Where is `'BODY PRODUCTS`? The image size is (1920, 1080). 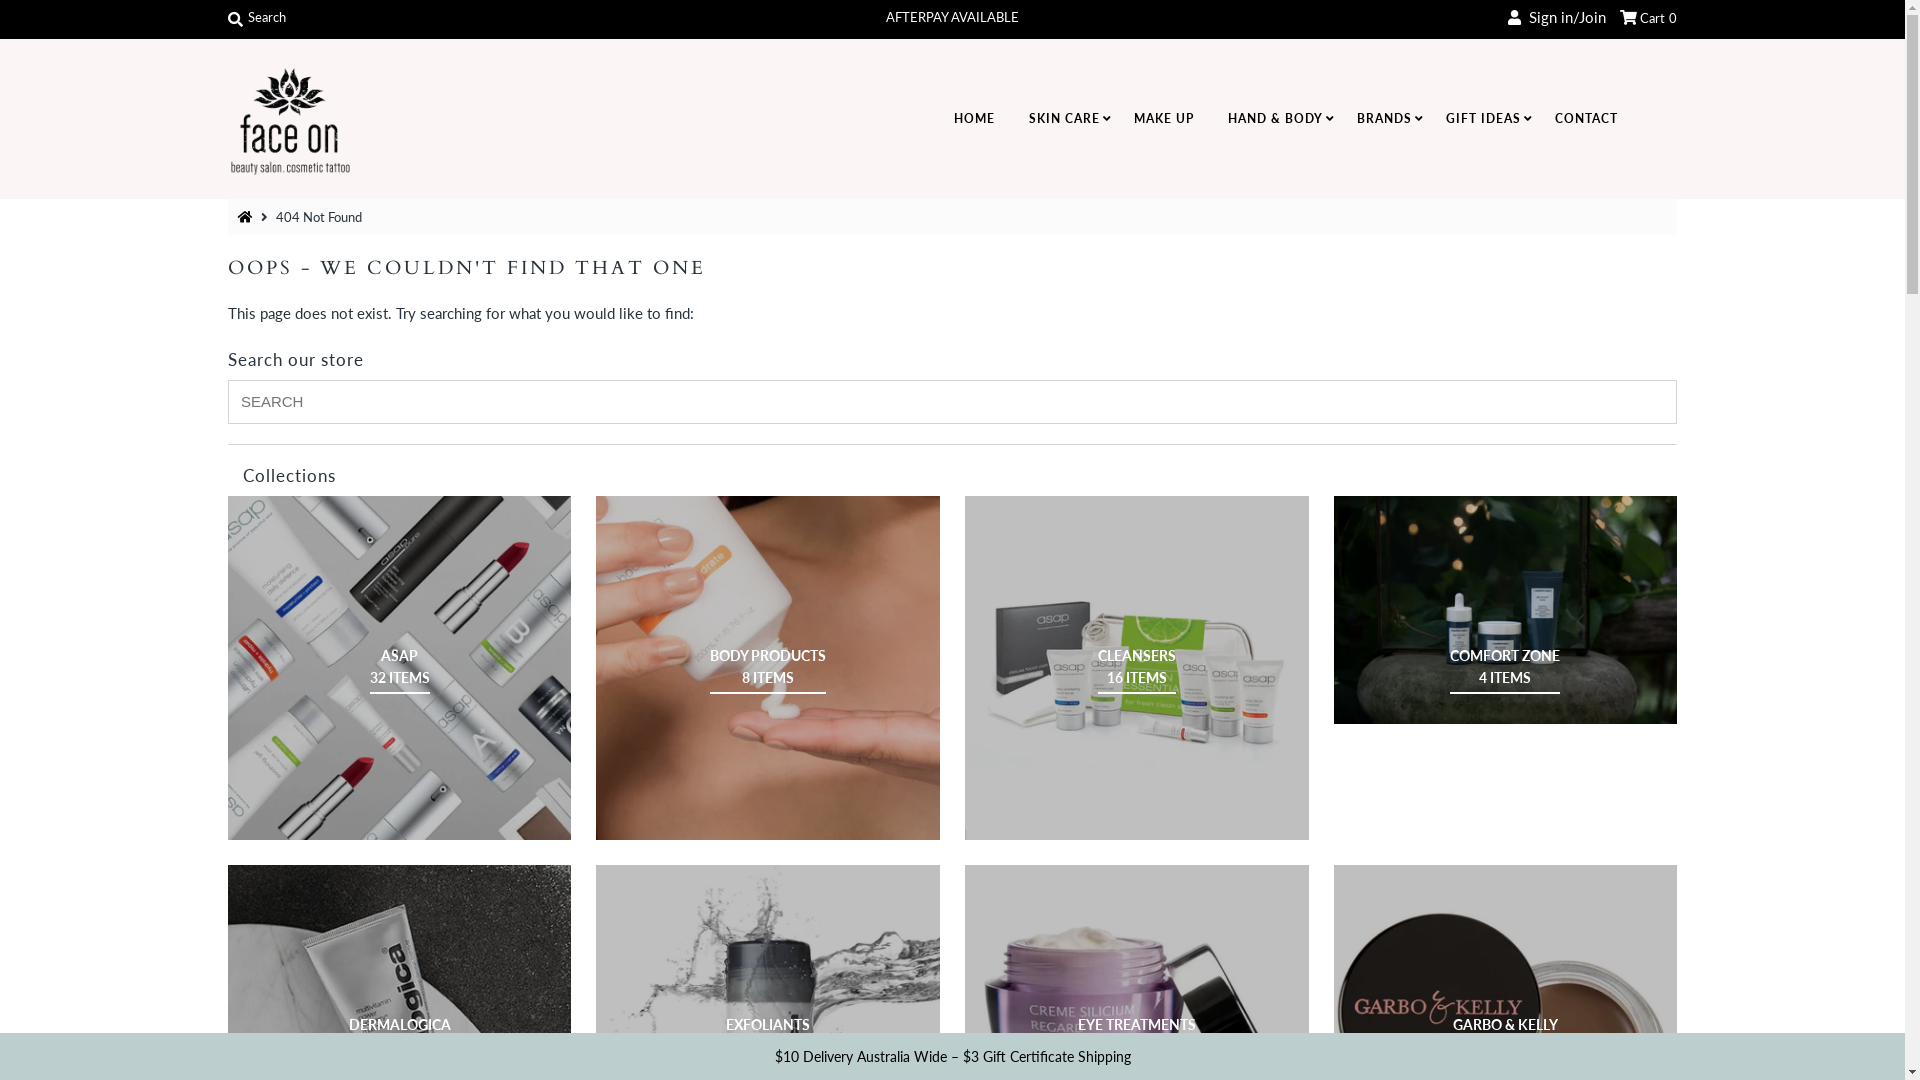 'BODY PRODUCTS is located at coordinates (767, 667).